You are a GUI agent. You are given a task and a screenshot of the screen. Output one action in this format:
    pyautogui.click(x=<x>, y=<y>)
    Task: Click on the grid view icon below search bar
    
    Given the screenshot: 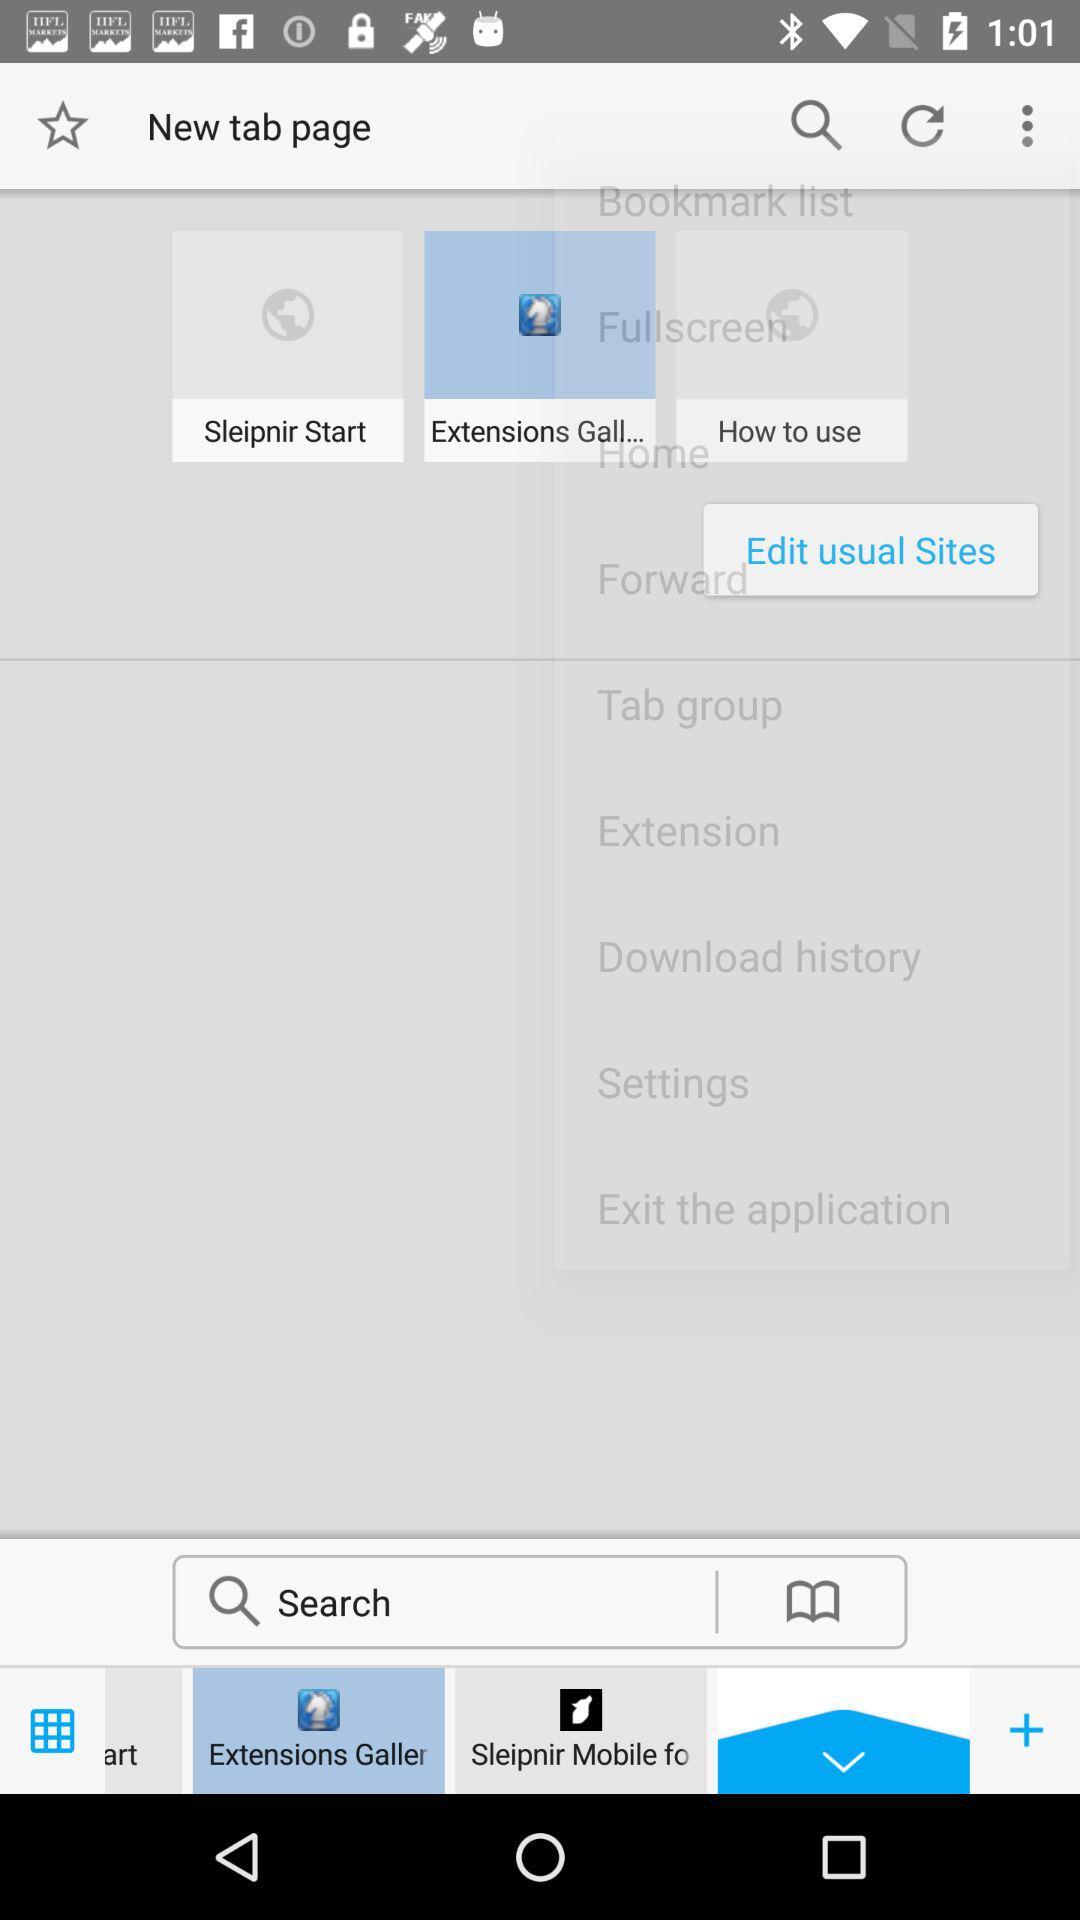 What is the action you would take?
    pyautogui.click(x=51, y=1730)
    